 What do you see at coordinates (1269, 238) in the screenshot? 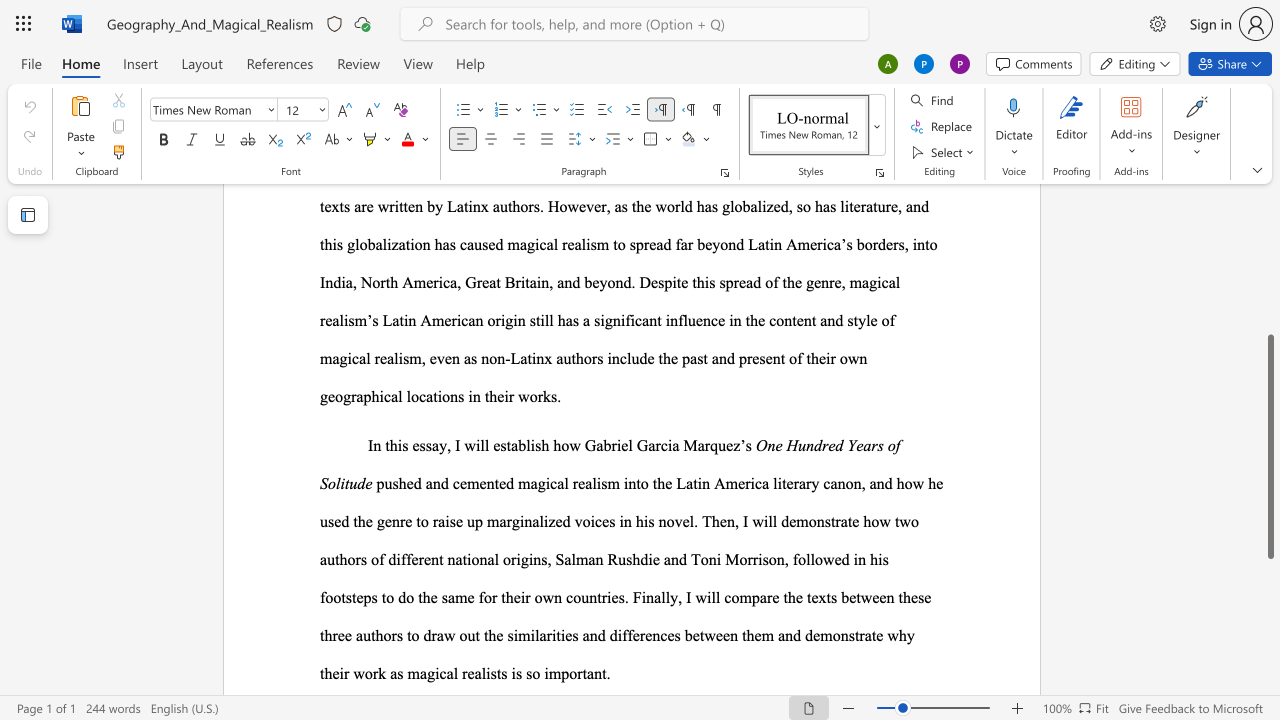
I see `the scrollbar on the side` at bounding box center [1269, 238].